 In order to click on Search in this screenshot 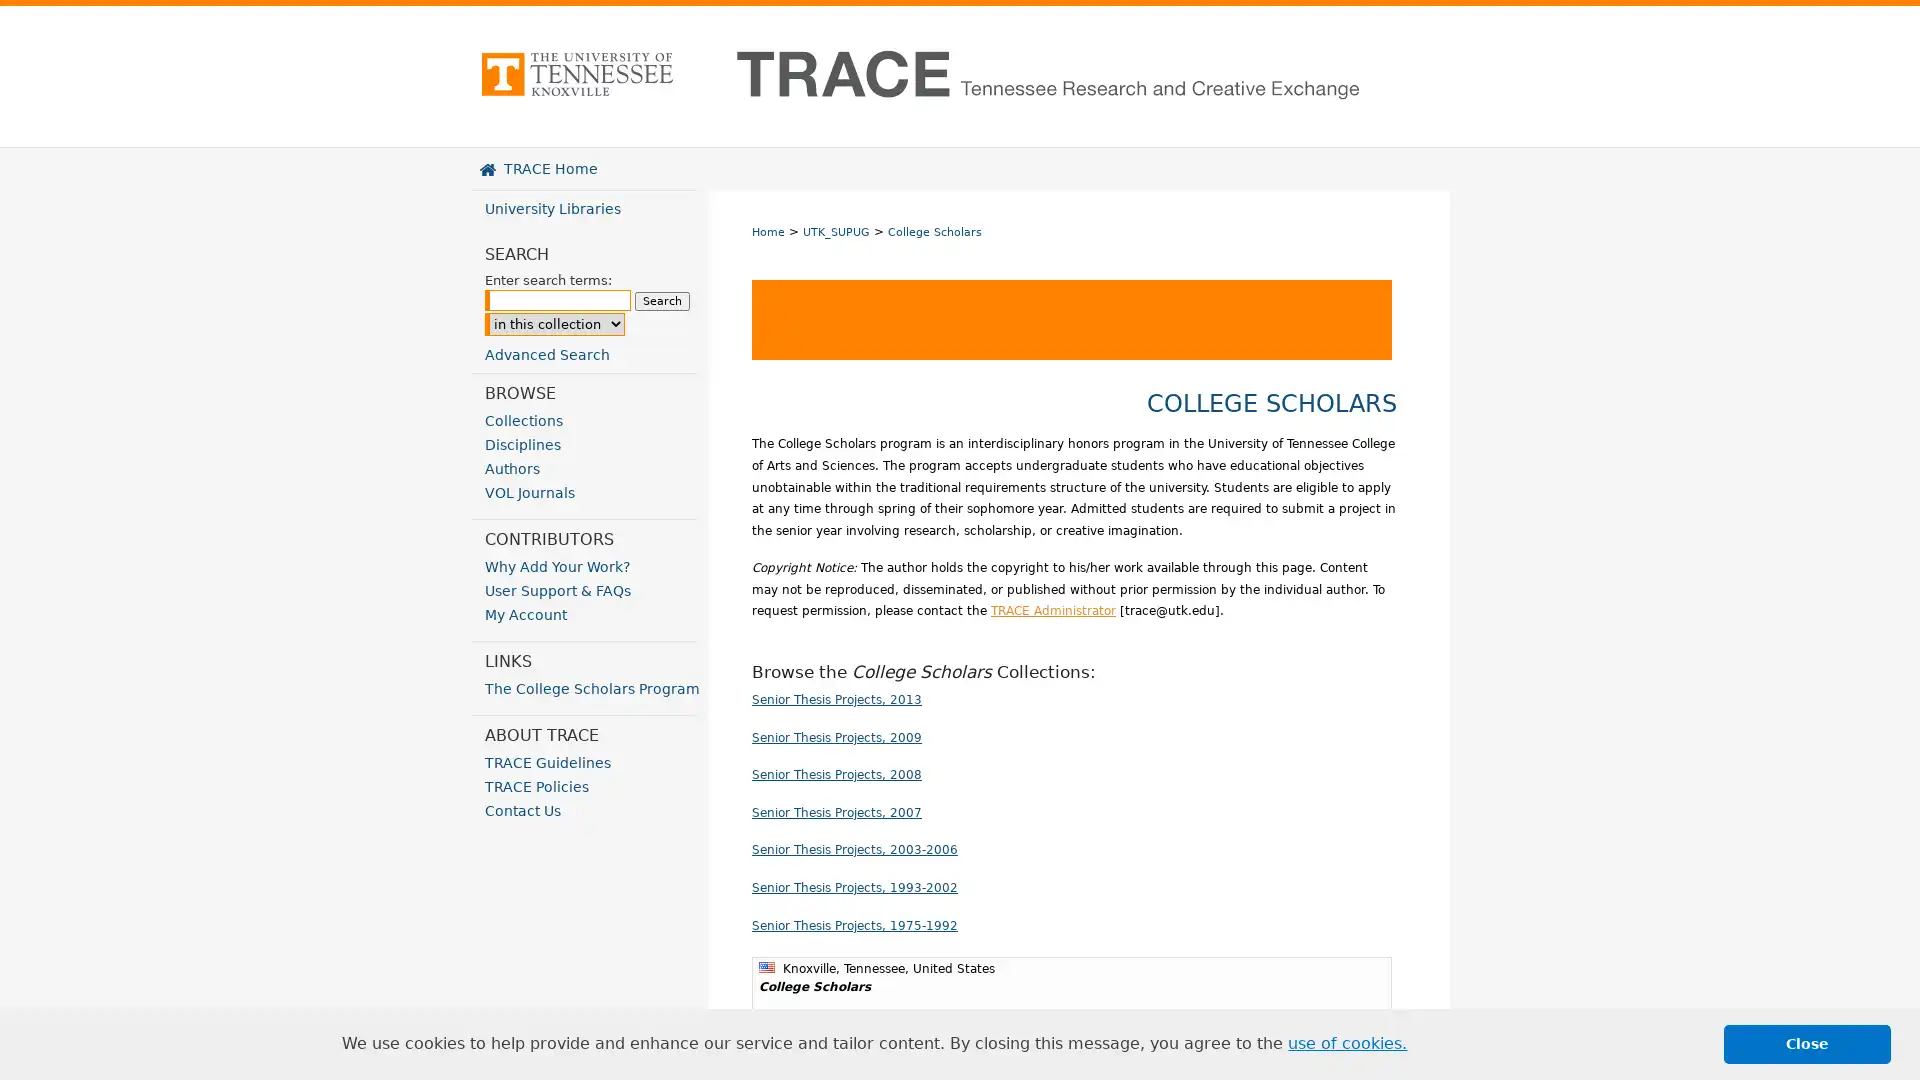, I will do `click(662, 301)`.